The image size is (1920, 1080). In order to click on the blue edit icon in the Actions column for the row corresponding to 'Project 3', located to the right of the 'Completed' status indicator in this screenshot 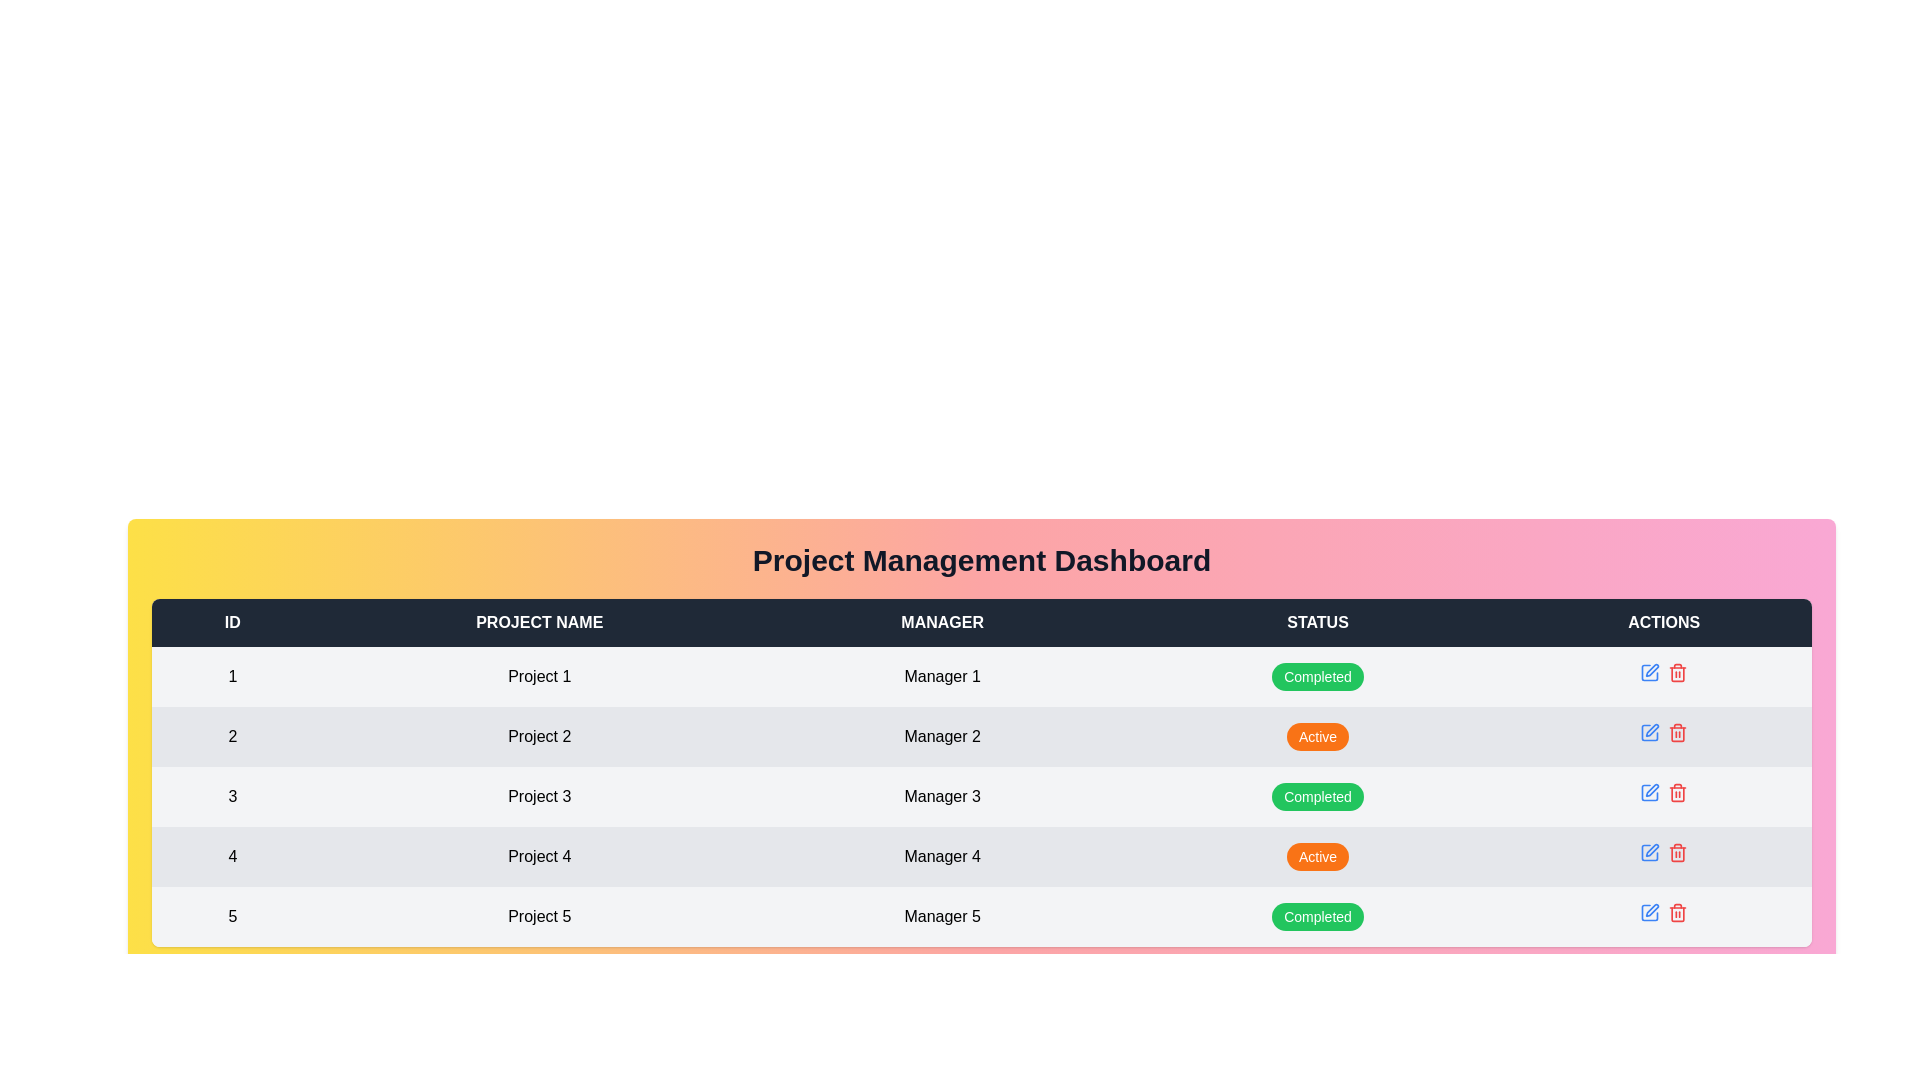, I will do `click(1664, 792)`.